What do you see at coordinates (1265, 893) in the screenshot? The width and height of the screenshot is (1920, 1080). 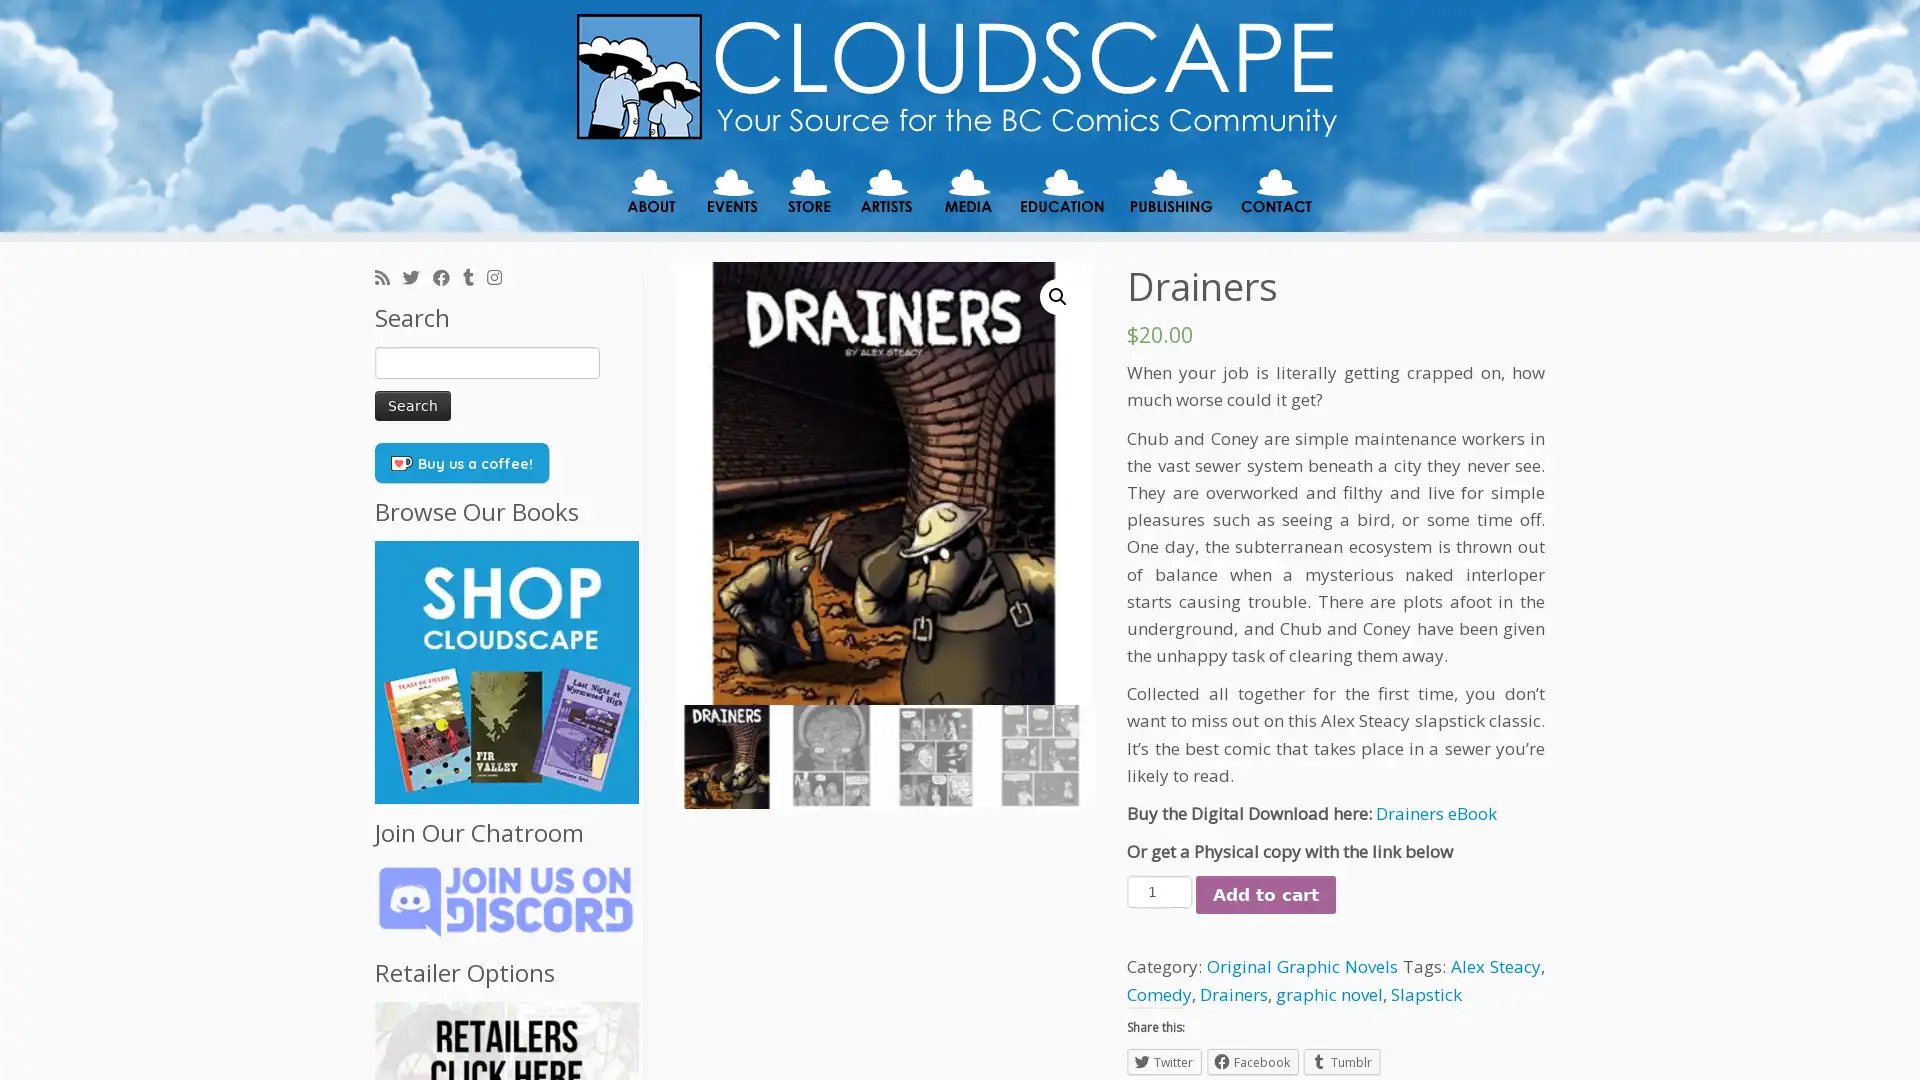 I see `Add to cart` at bounding box center [1265, 893].